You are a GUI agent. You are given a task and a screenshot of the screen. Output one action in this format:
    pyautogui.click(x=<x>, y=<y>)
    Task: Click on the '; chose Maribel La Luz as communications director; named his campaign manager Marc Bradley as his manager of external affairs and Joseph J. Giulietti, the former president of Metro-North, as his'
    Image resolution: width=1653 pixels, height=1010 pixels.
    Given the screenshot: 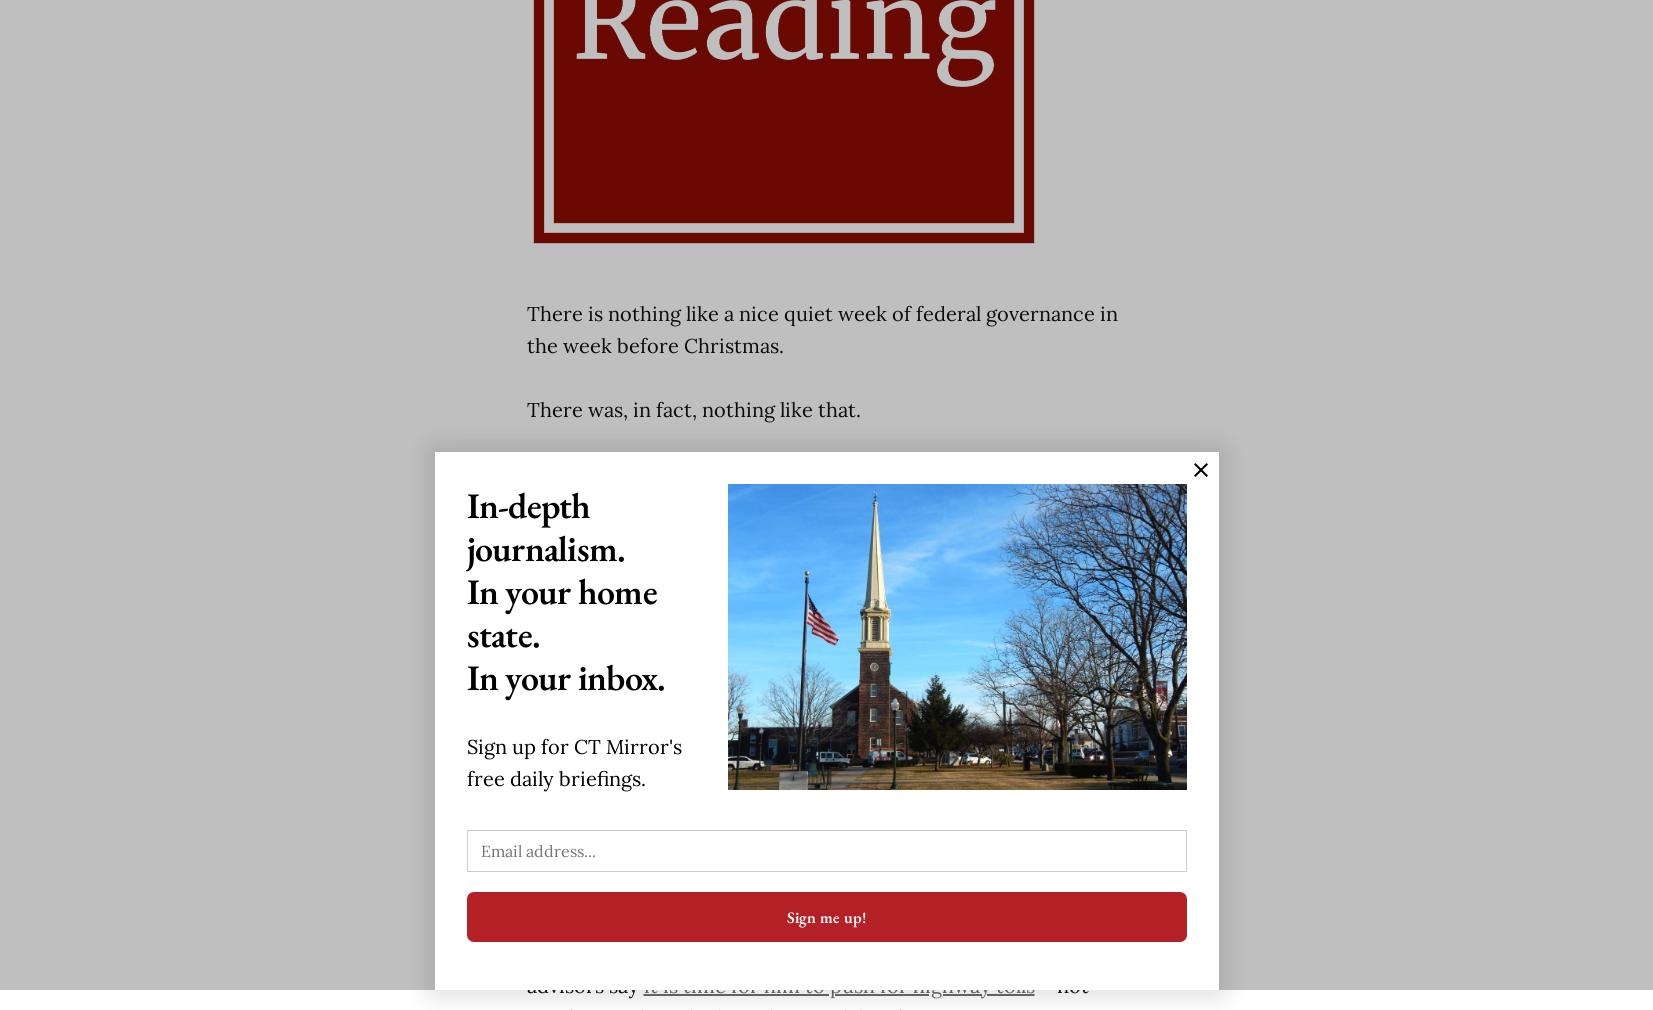 What is the action you would take?
    pyautogui.click(x=820, y=792)
    